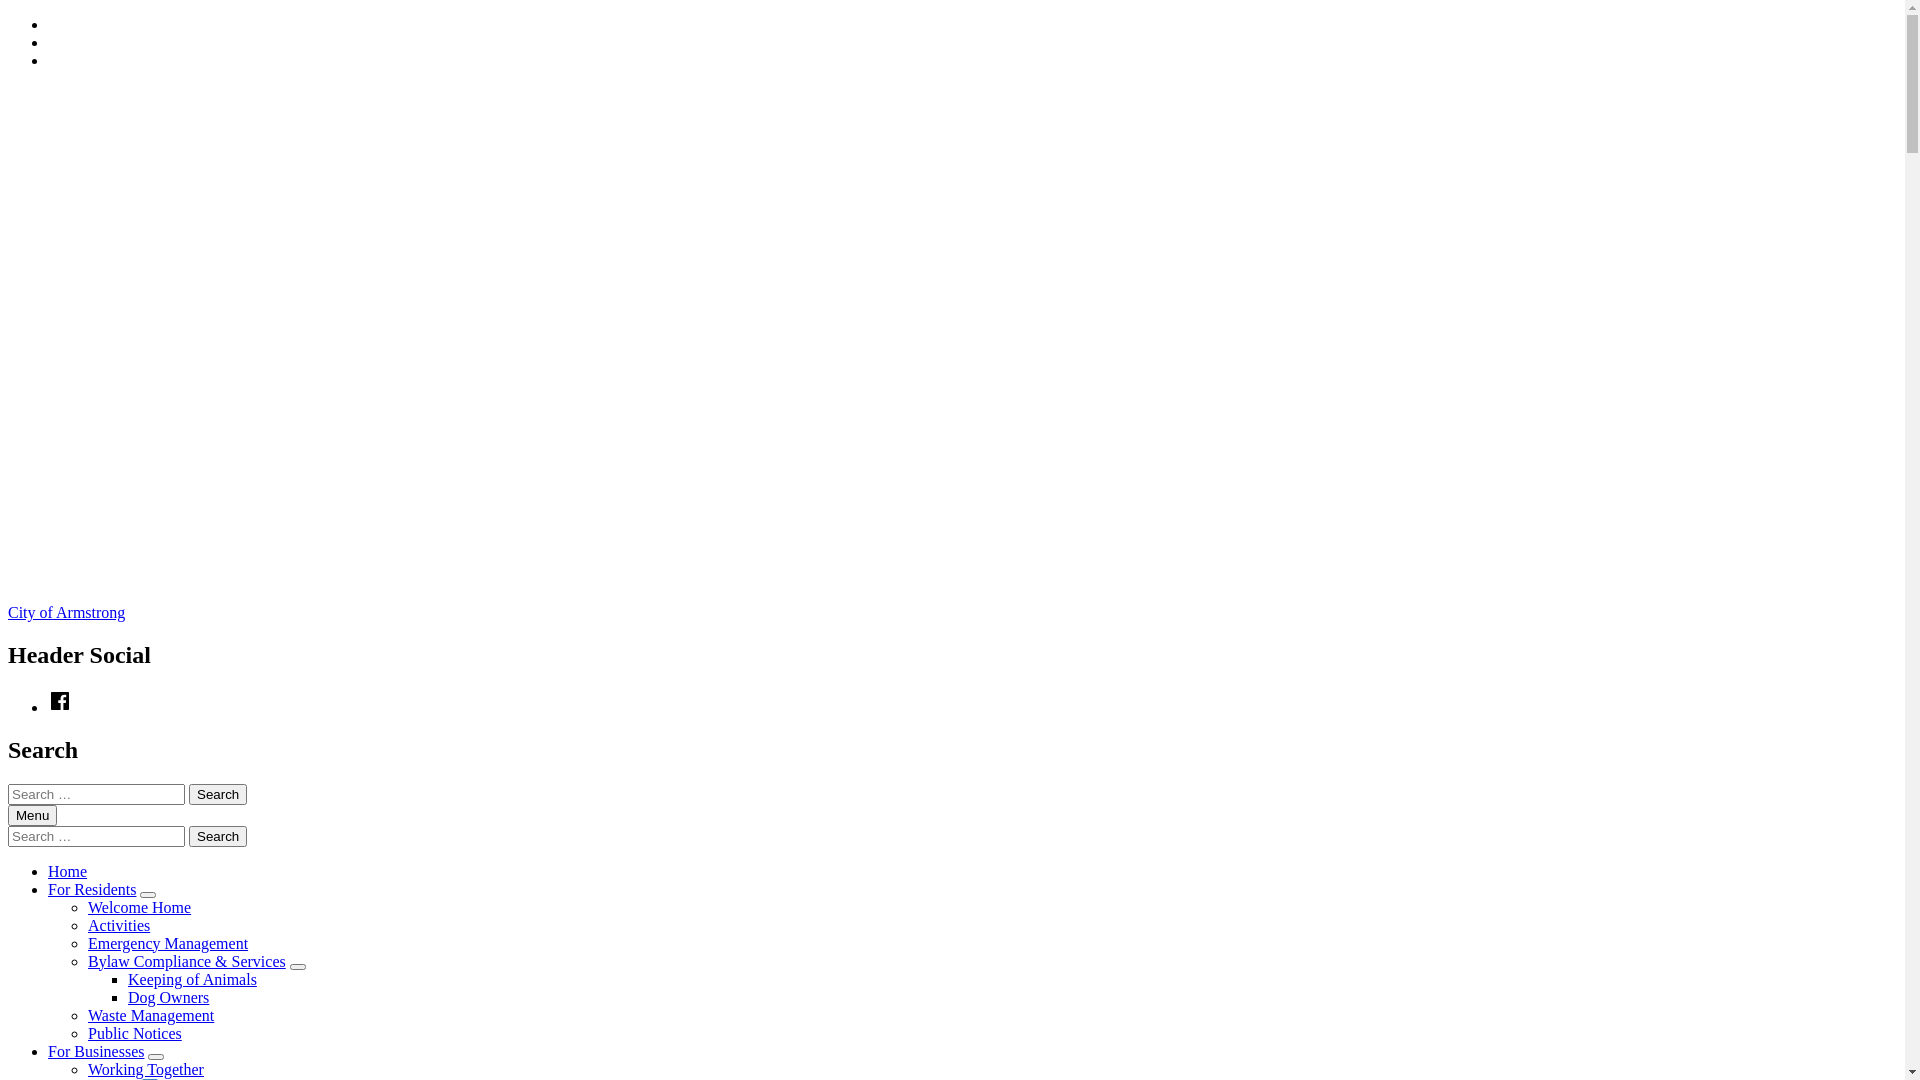 The height and width of the screenshot is (1080, 1920). I want to click on 'Public Notices', so click(133, 1033).